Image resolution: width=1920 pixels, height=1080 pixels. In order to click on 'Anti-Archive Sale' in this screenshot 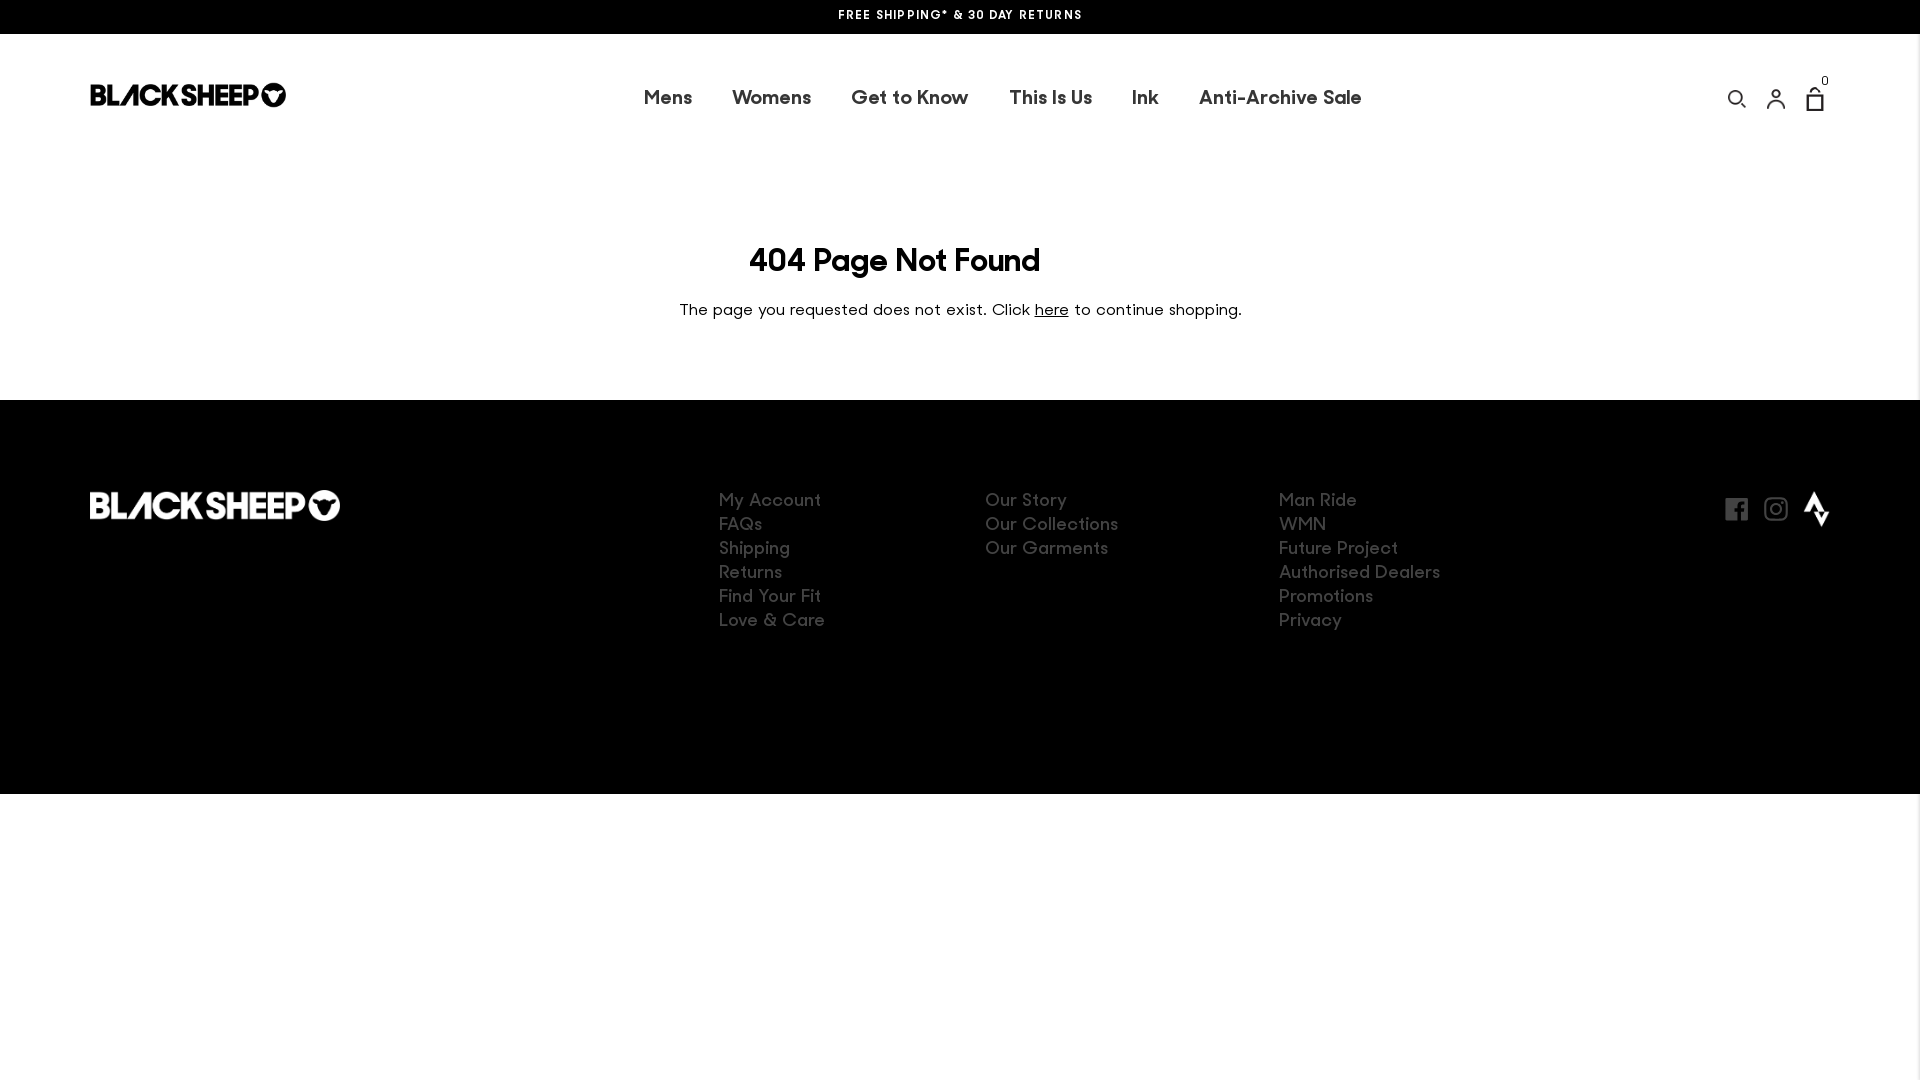, I will do `click(1278, 99)`.